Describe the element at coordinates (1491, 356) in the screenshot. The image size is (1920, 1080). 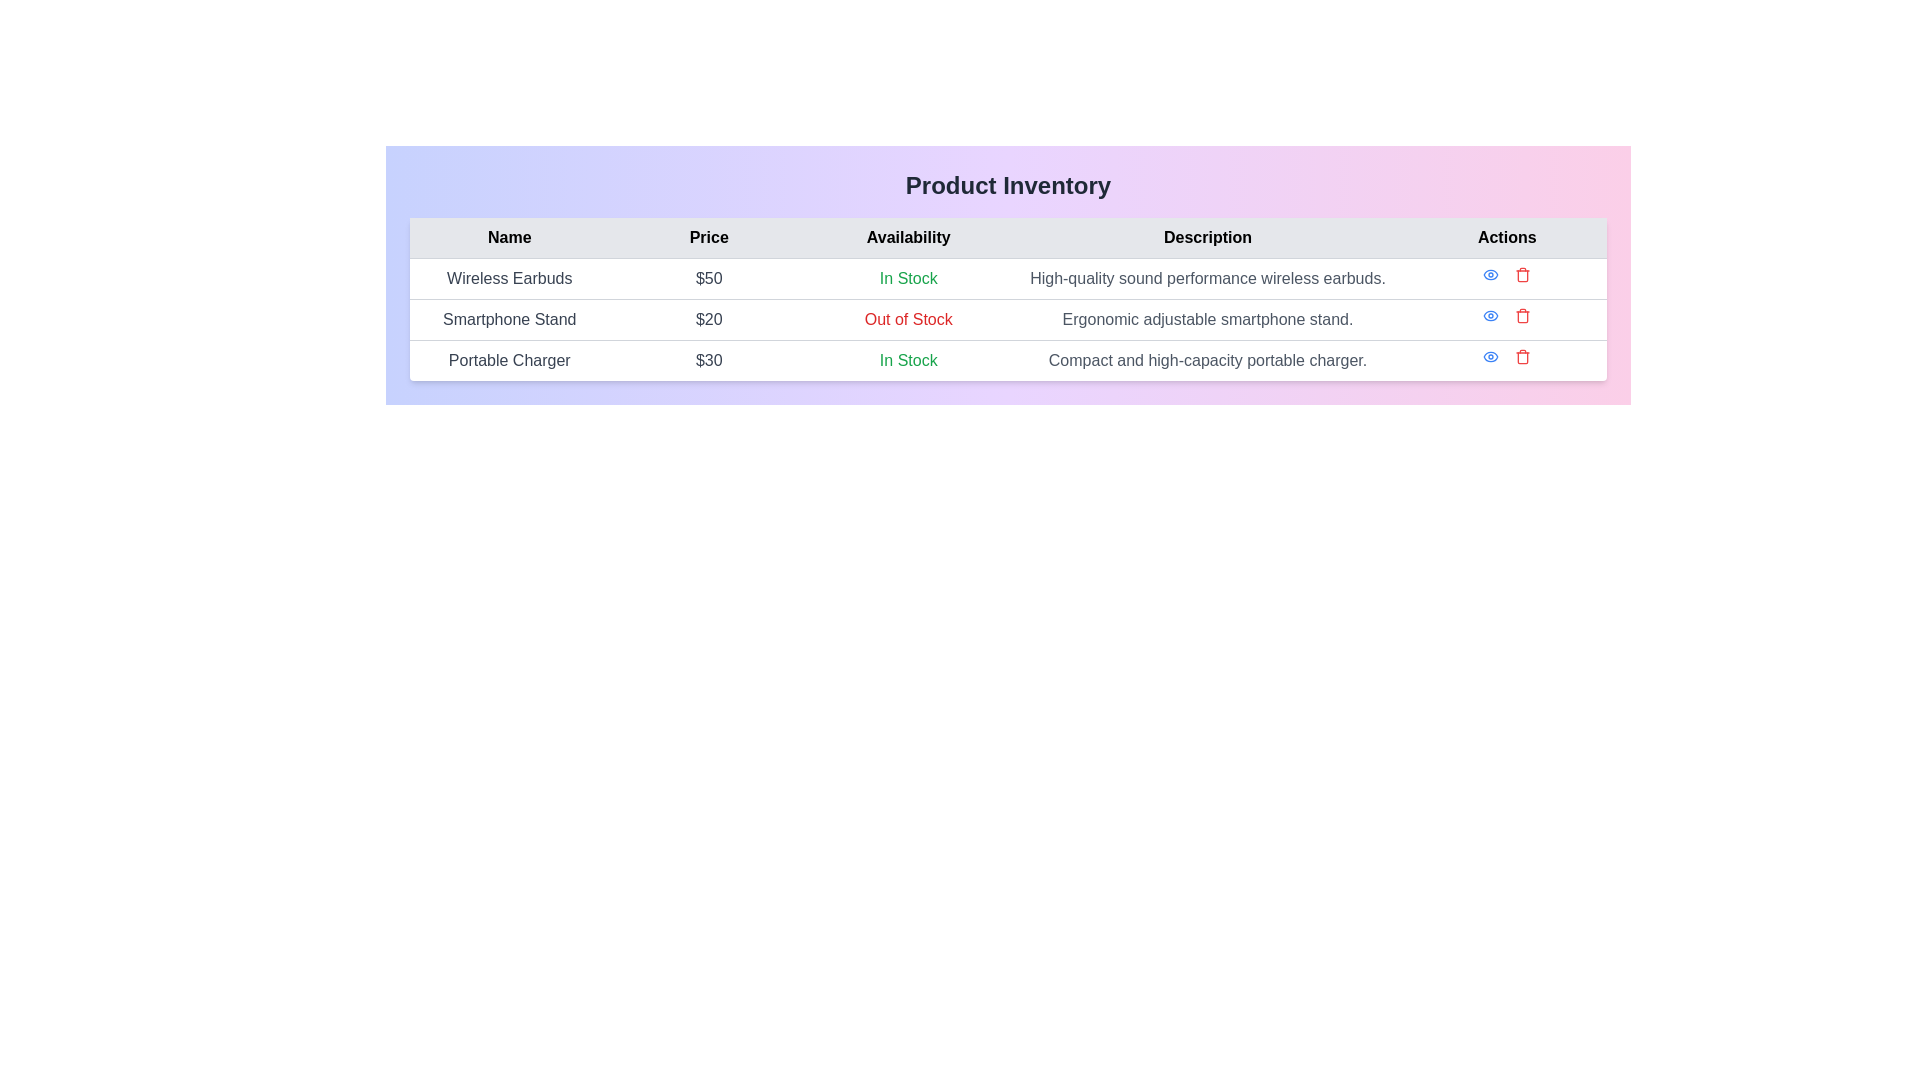
I see `the first icon button in the 'Actions' column of the product table` at that location.